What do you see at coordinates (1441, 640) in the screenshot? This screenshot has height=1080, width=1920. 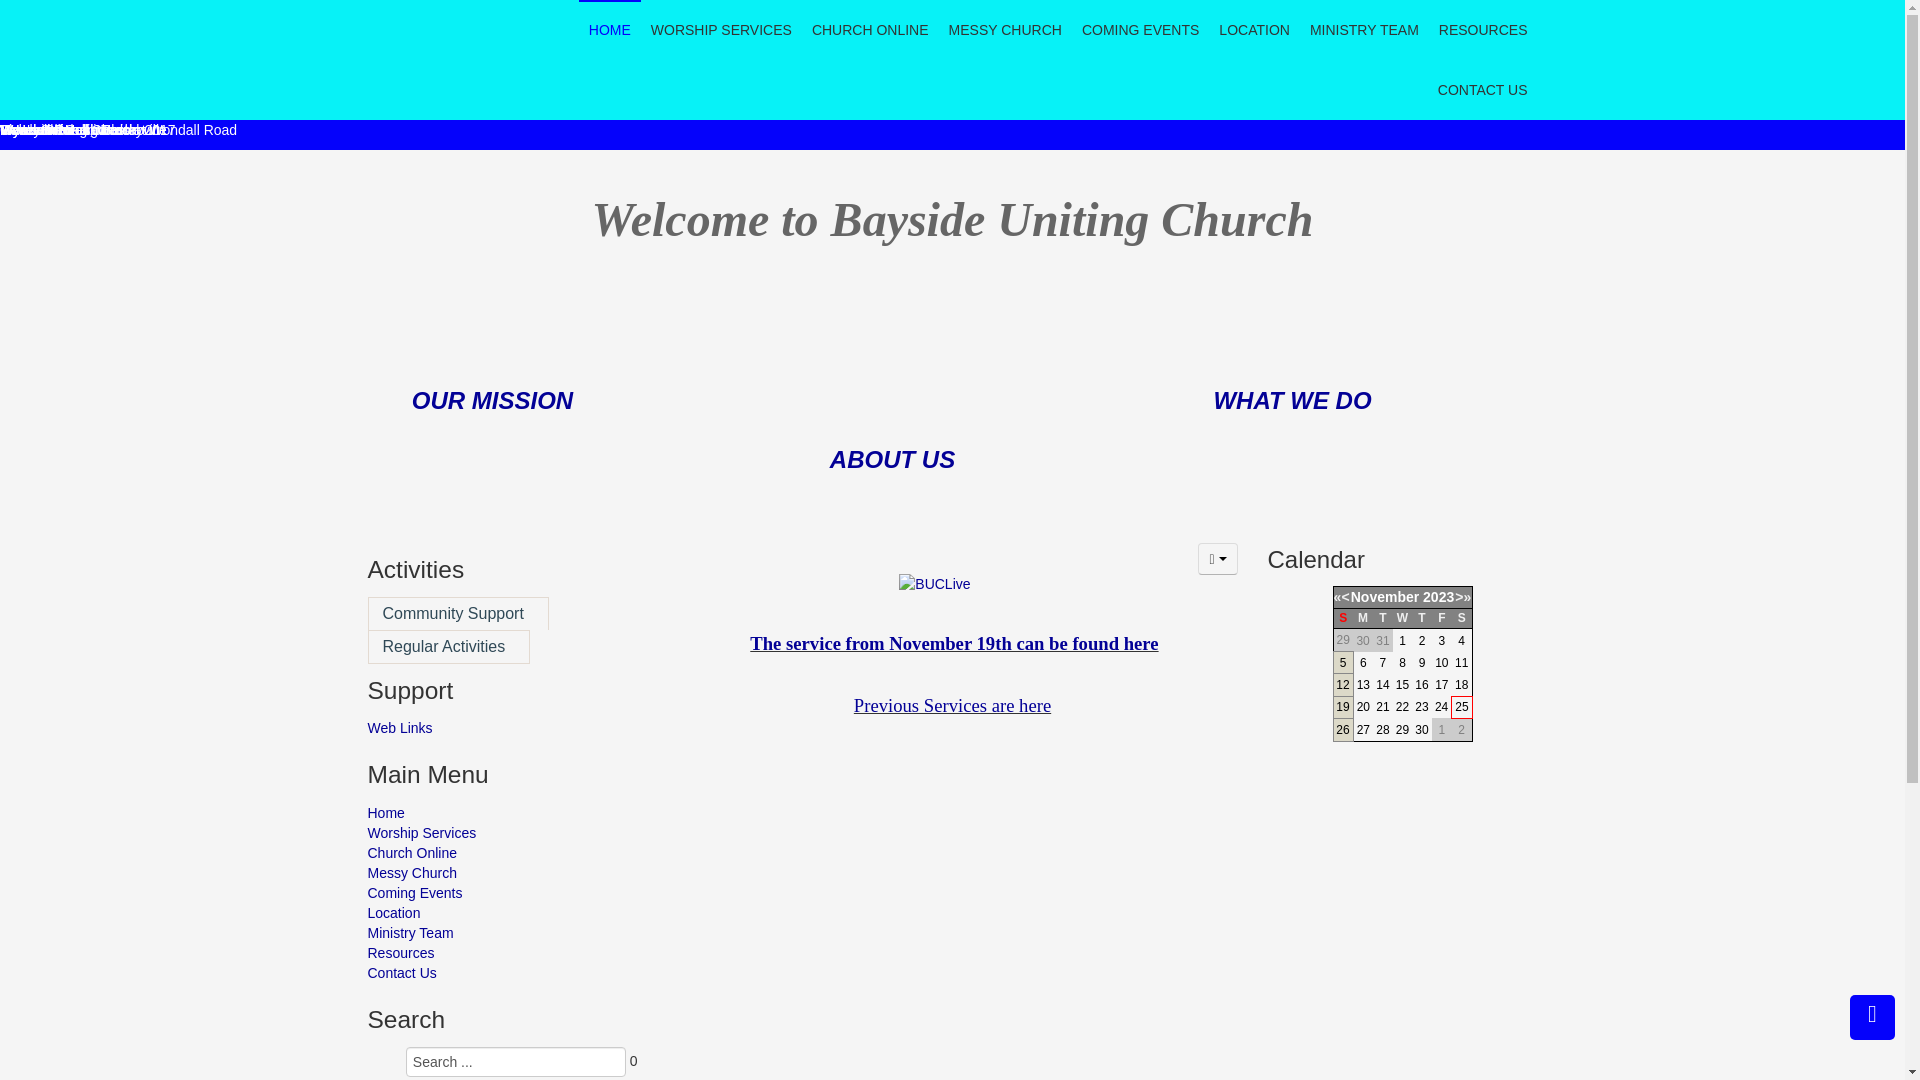 I see `'3'` at bounding box center [1441, 640].